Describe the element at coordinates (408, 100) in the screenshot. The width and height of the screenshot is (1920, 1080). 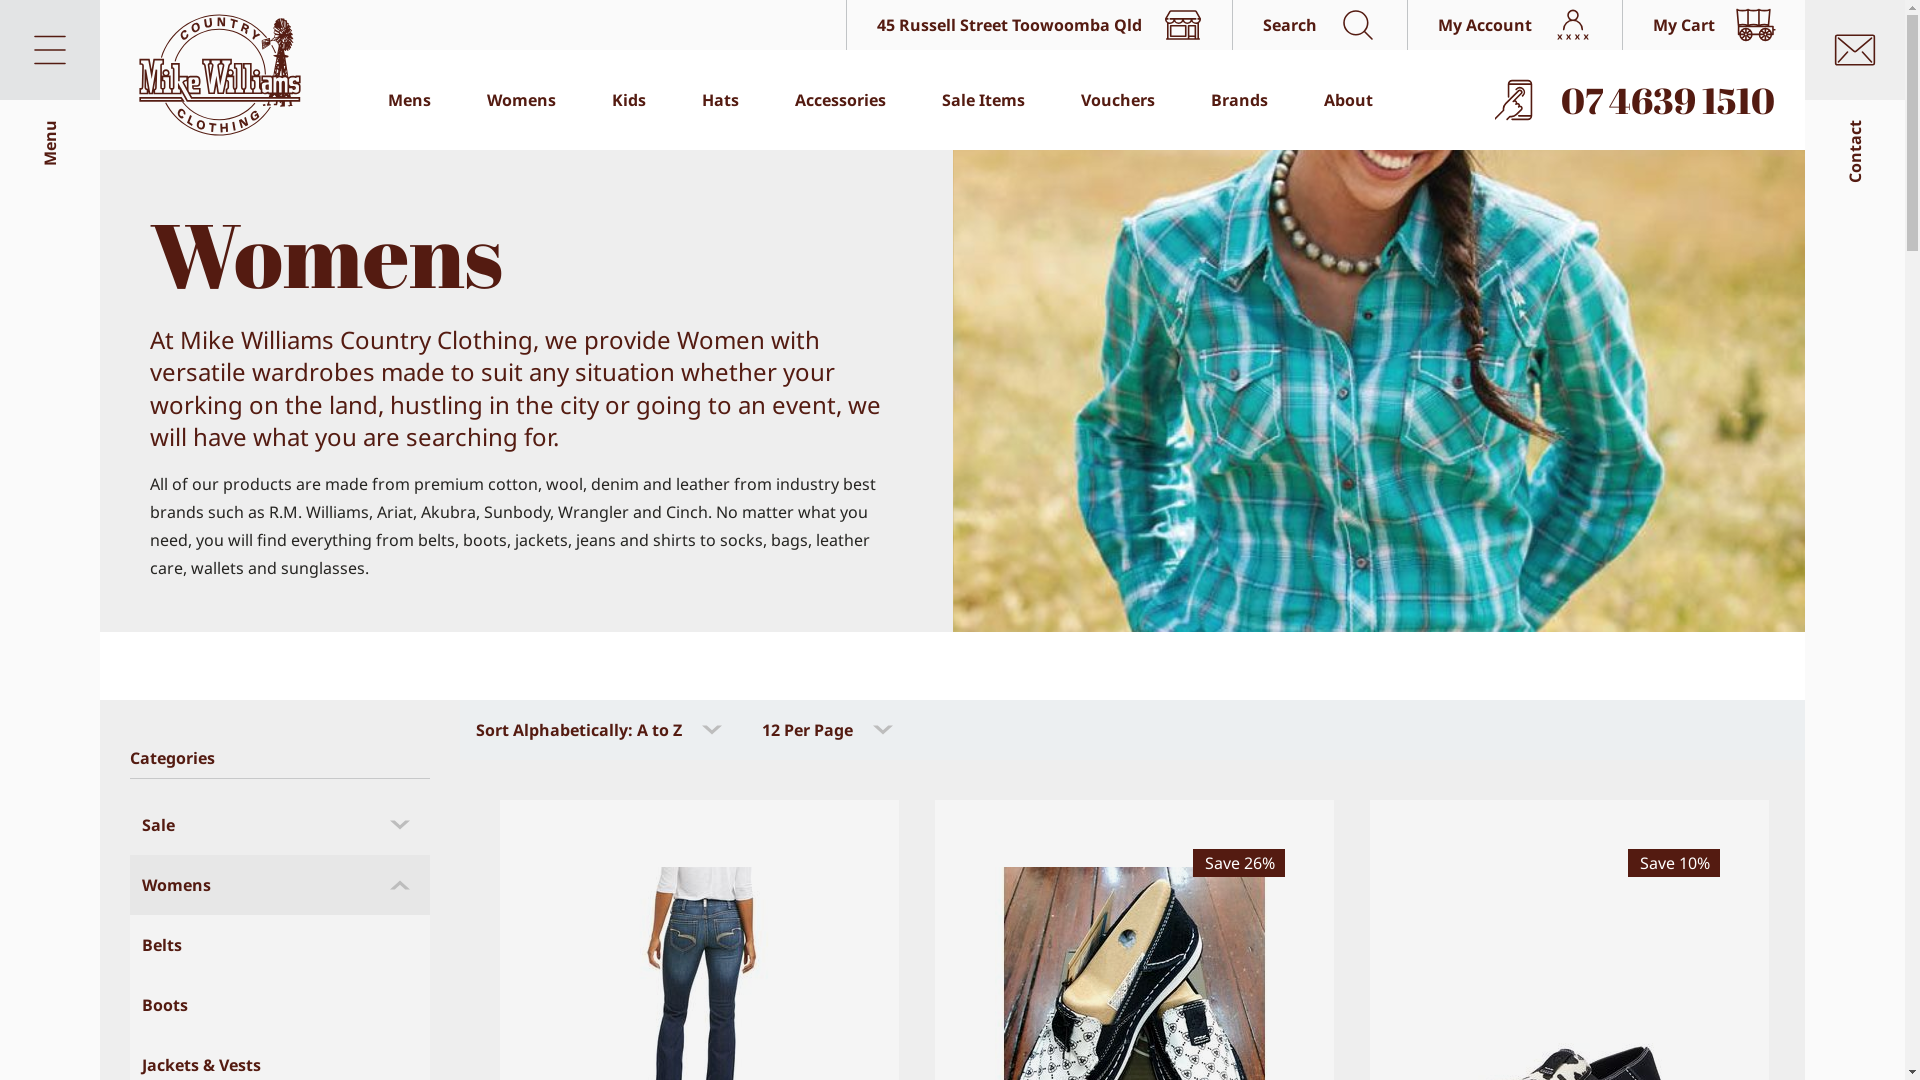
I see `'Mens'` at that location.